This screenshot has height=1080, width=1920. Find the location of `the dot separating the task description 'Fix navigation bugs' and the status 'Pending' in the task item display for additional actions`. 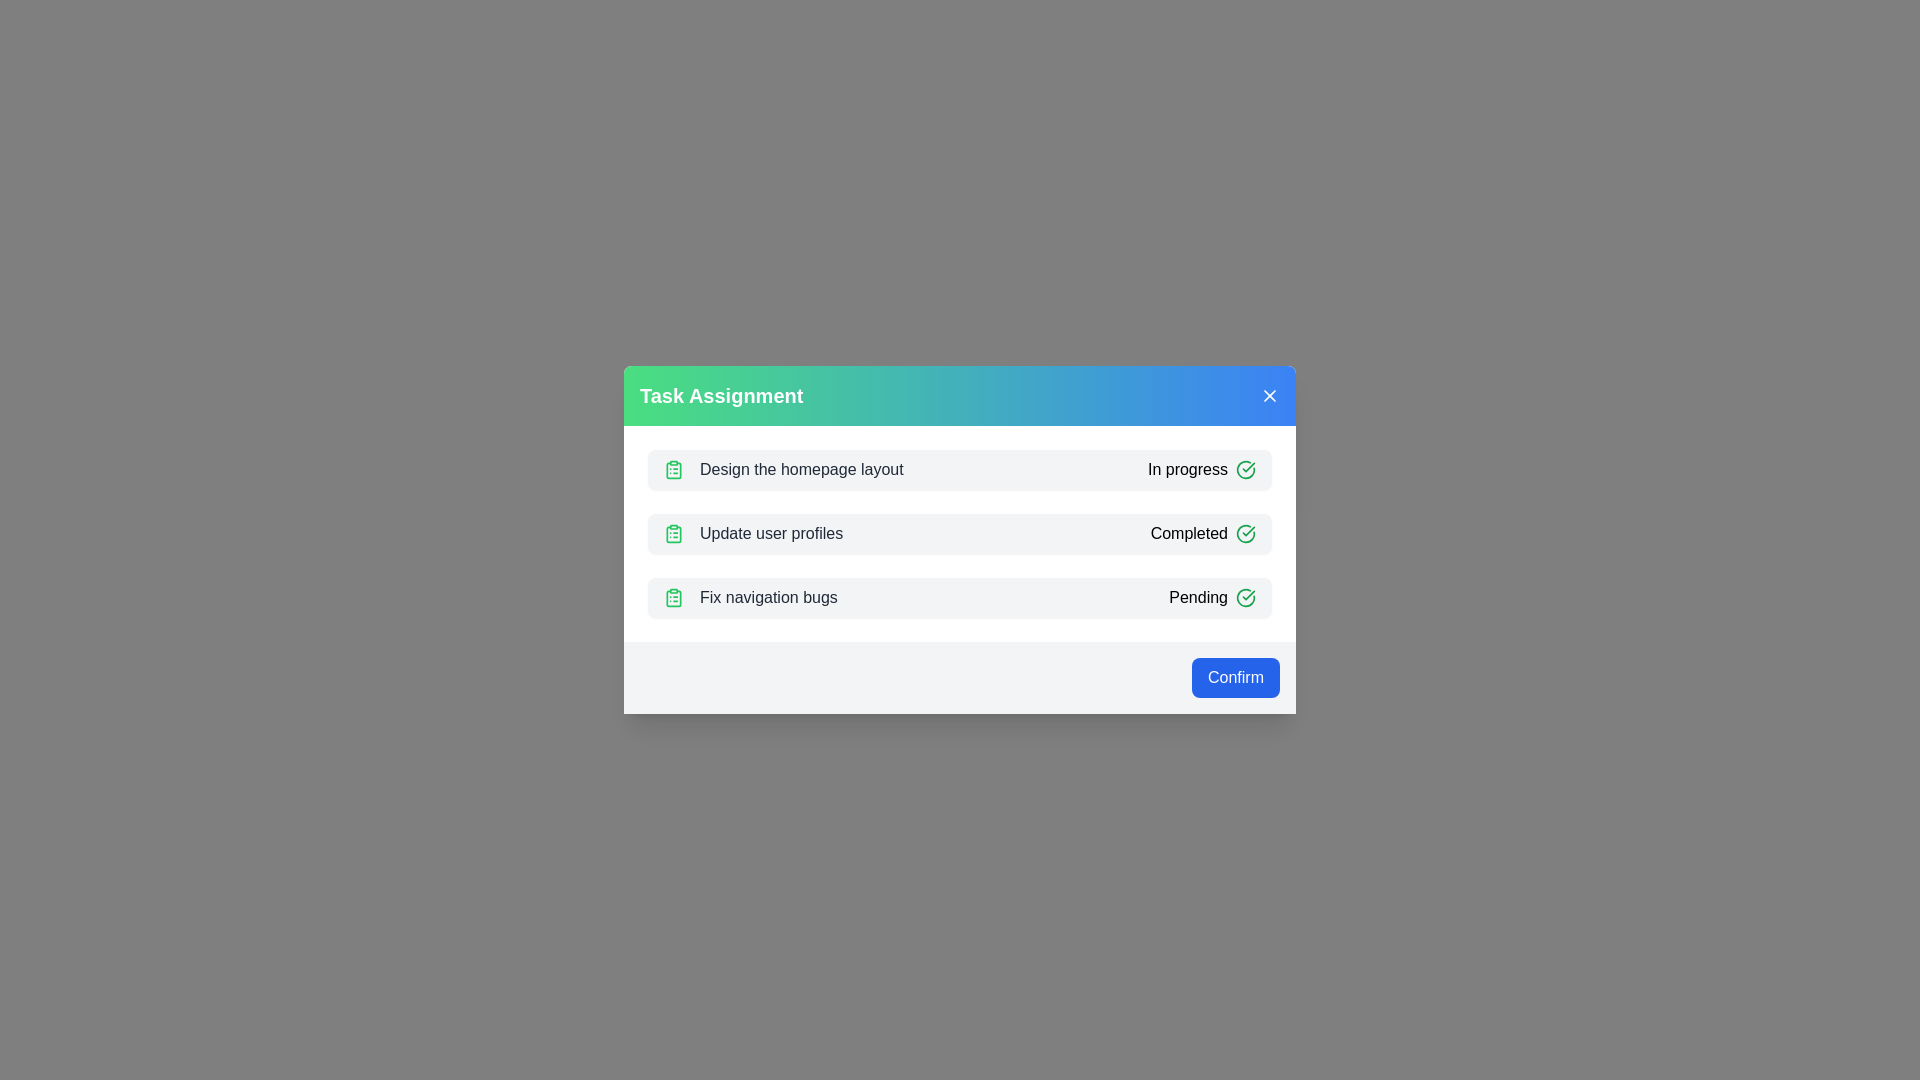

the dot separating the task description 'Fix navigation bugs' and the status 'Pending' in the task item display for additional actions is located at coordinates (960, 596).